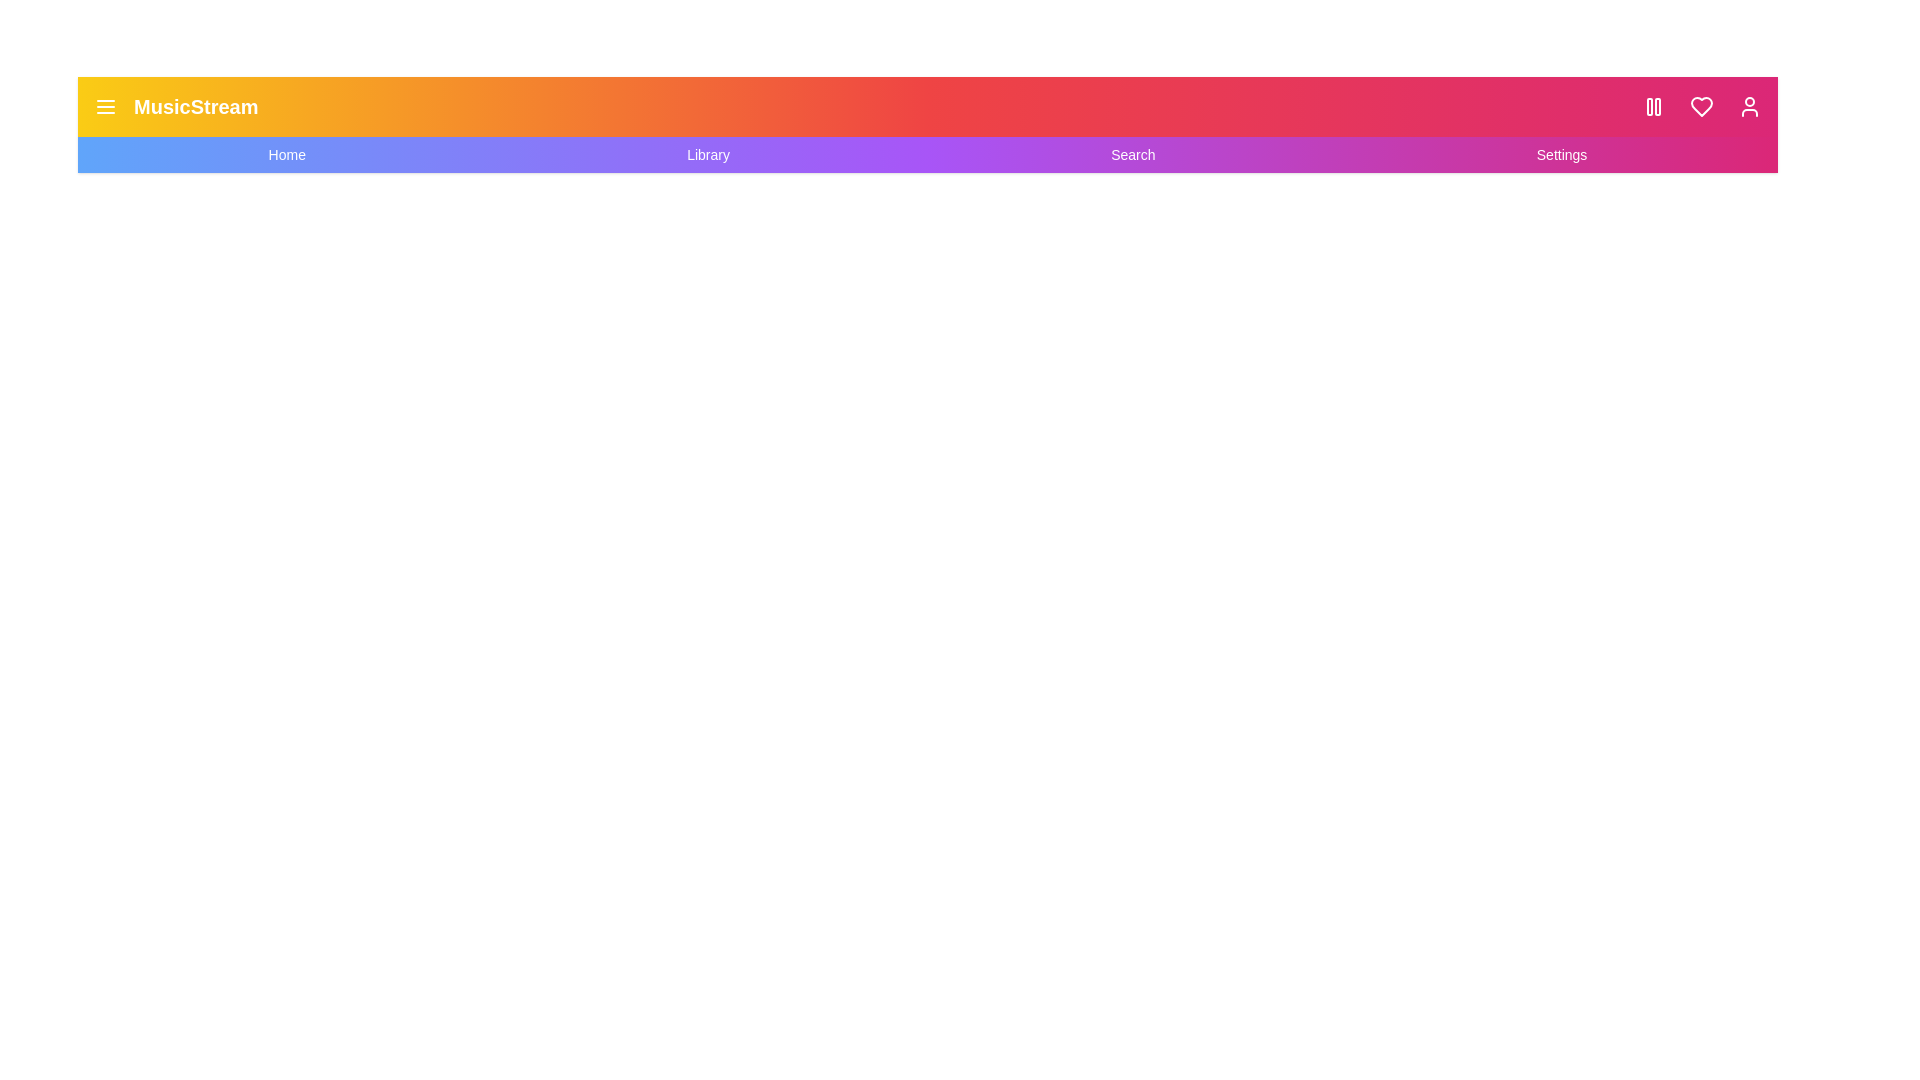  Describe the element at coordinates (1749, 107) in the screenshot. I see `the user icon to access user settings or profile` at that location.